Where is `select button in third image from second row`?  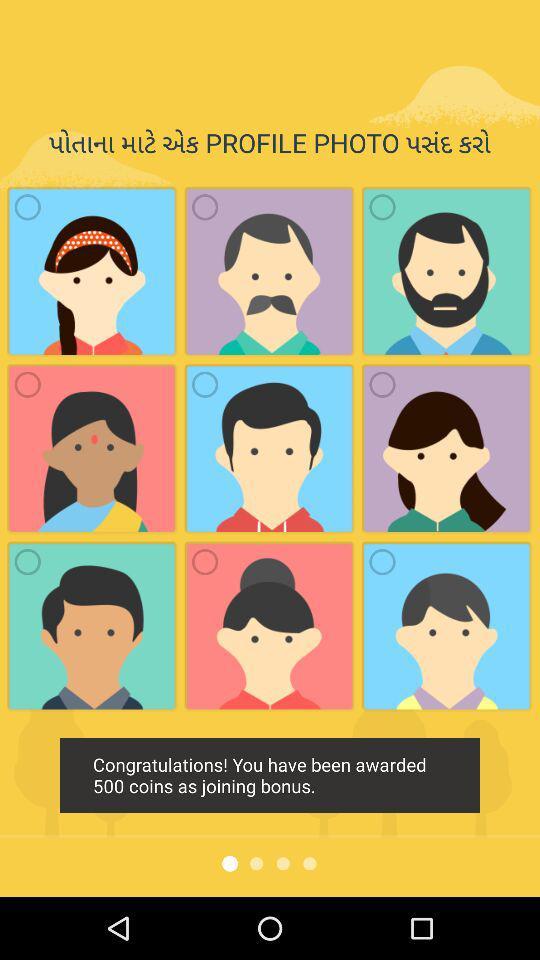
select button in third image from second row is located at coordinates (382, 383).